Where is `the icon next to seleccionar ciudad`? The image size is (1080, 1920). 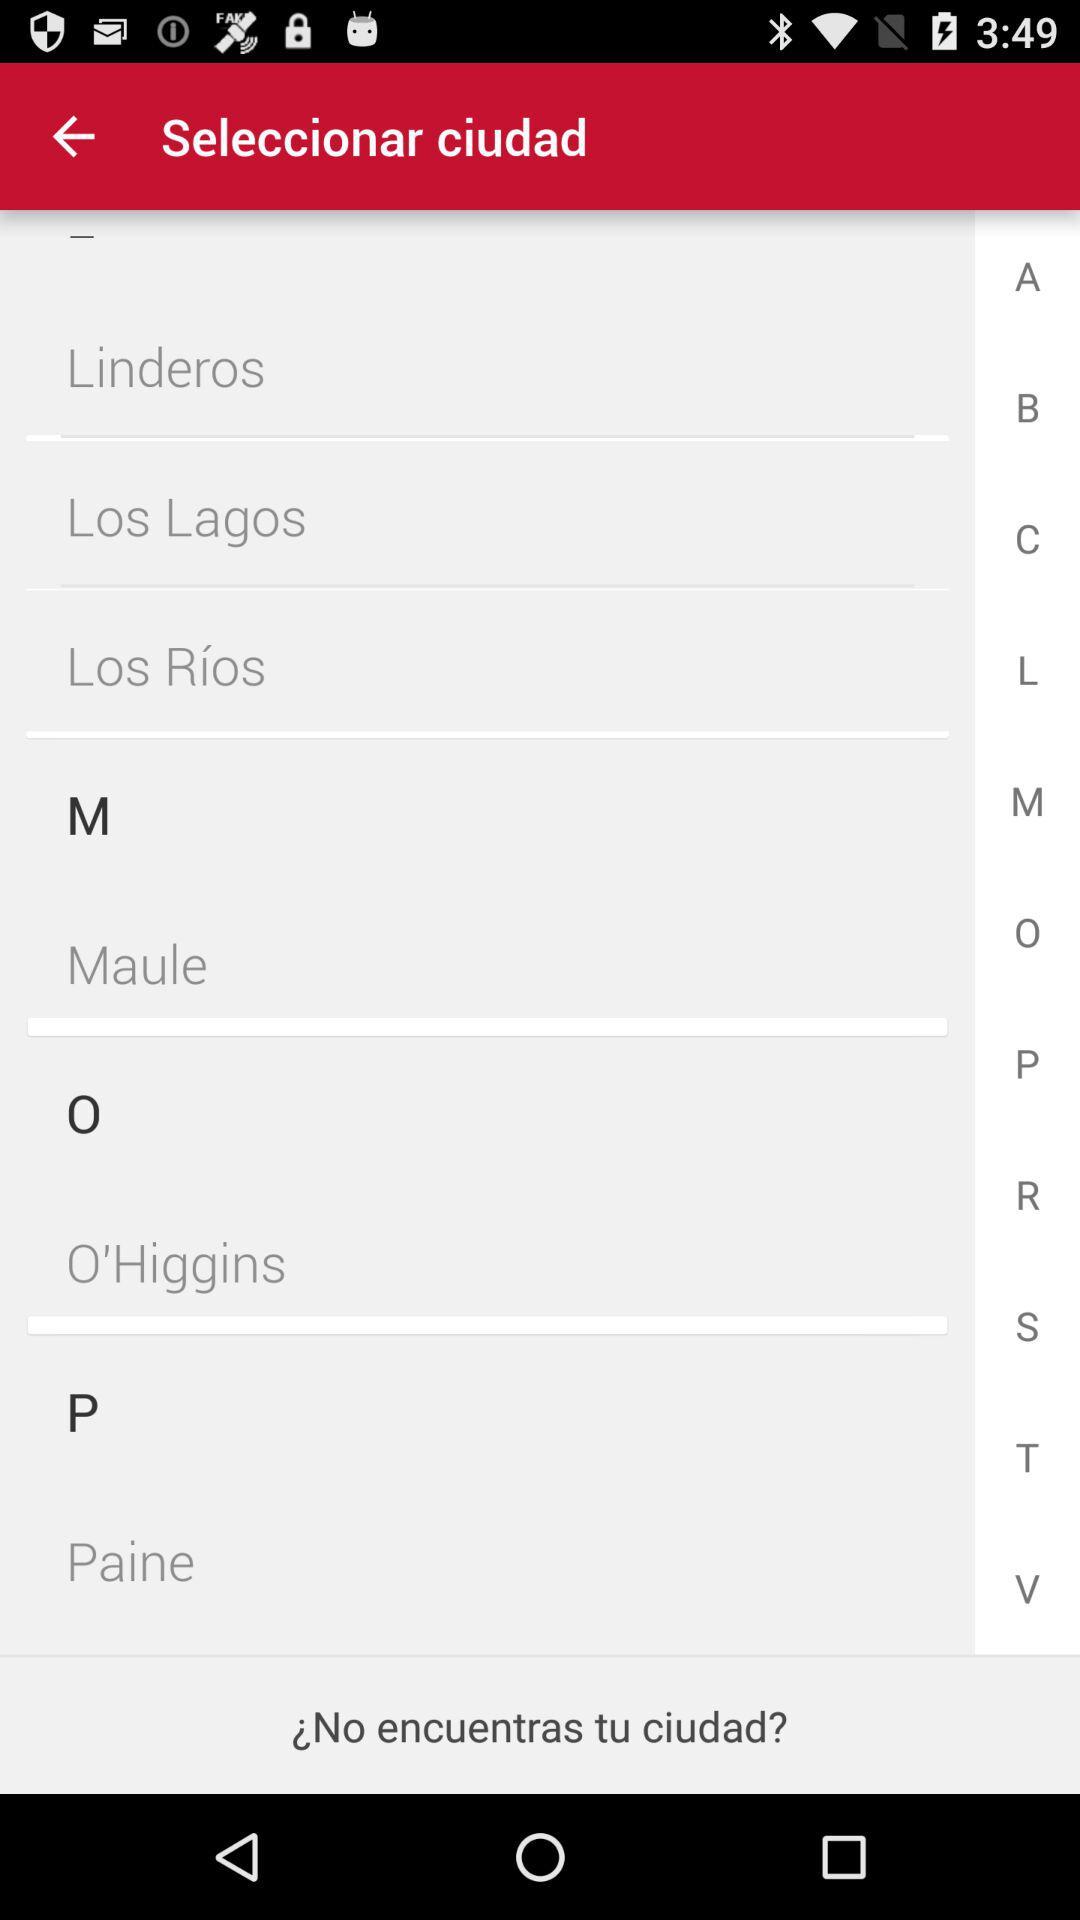 the icon next to seleccionar ciudad is located at coordinates (72, 135).